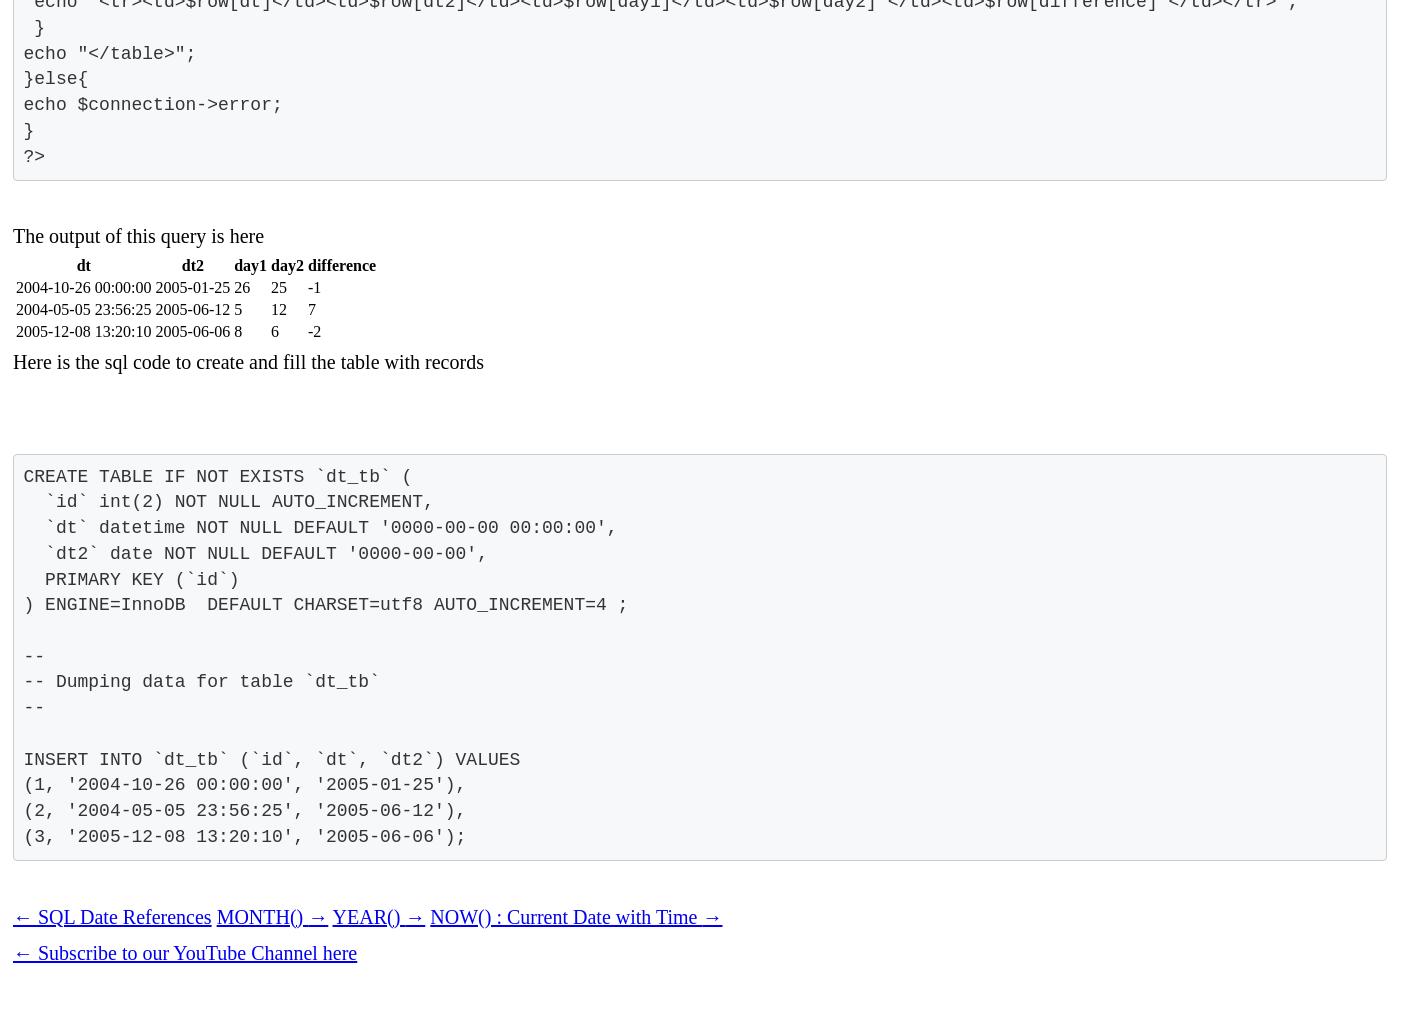 This screenshot has height=1012, width=1424. I want to click on '2004-10-26 00:00:00', so click(83, 286).